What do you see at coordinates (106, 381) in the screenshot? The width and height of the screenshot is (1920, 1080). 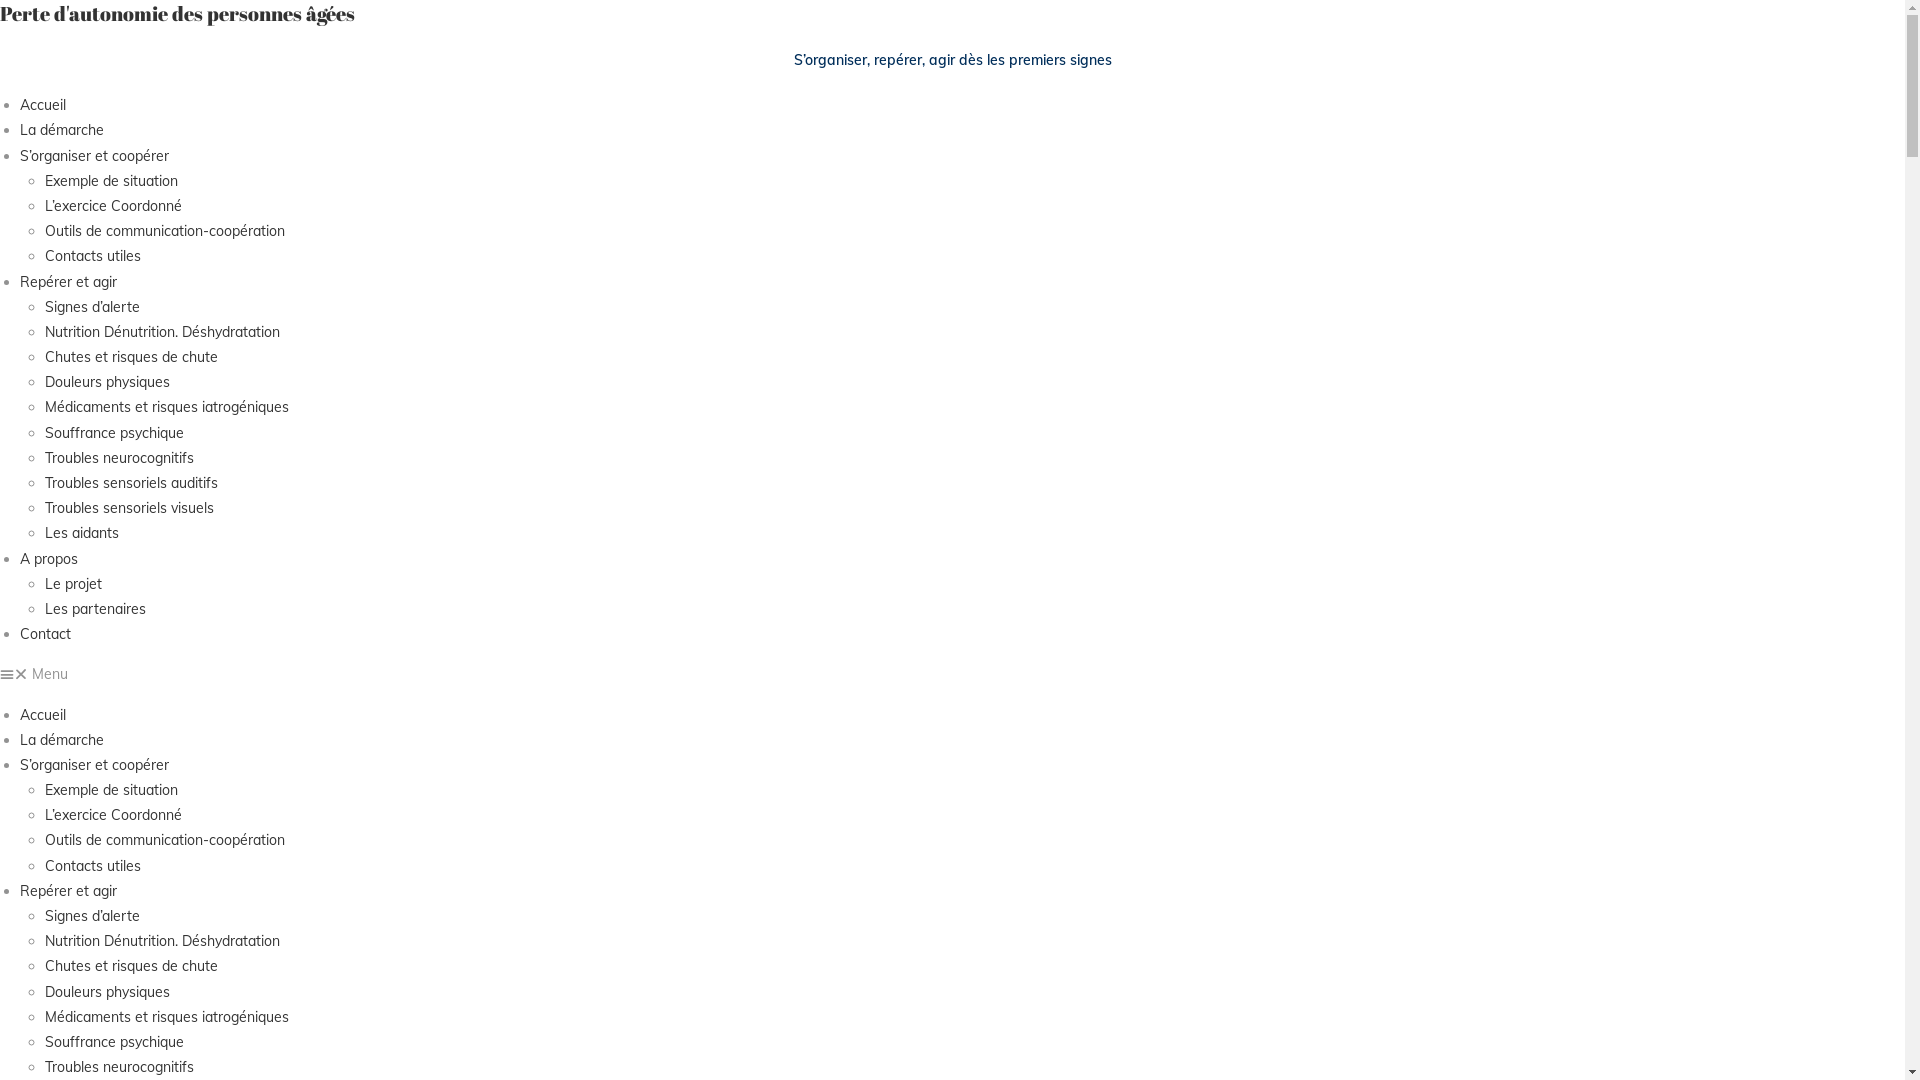 I see `'Douleurs physiques'` at bounding box center [106, 381].